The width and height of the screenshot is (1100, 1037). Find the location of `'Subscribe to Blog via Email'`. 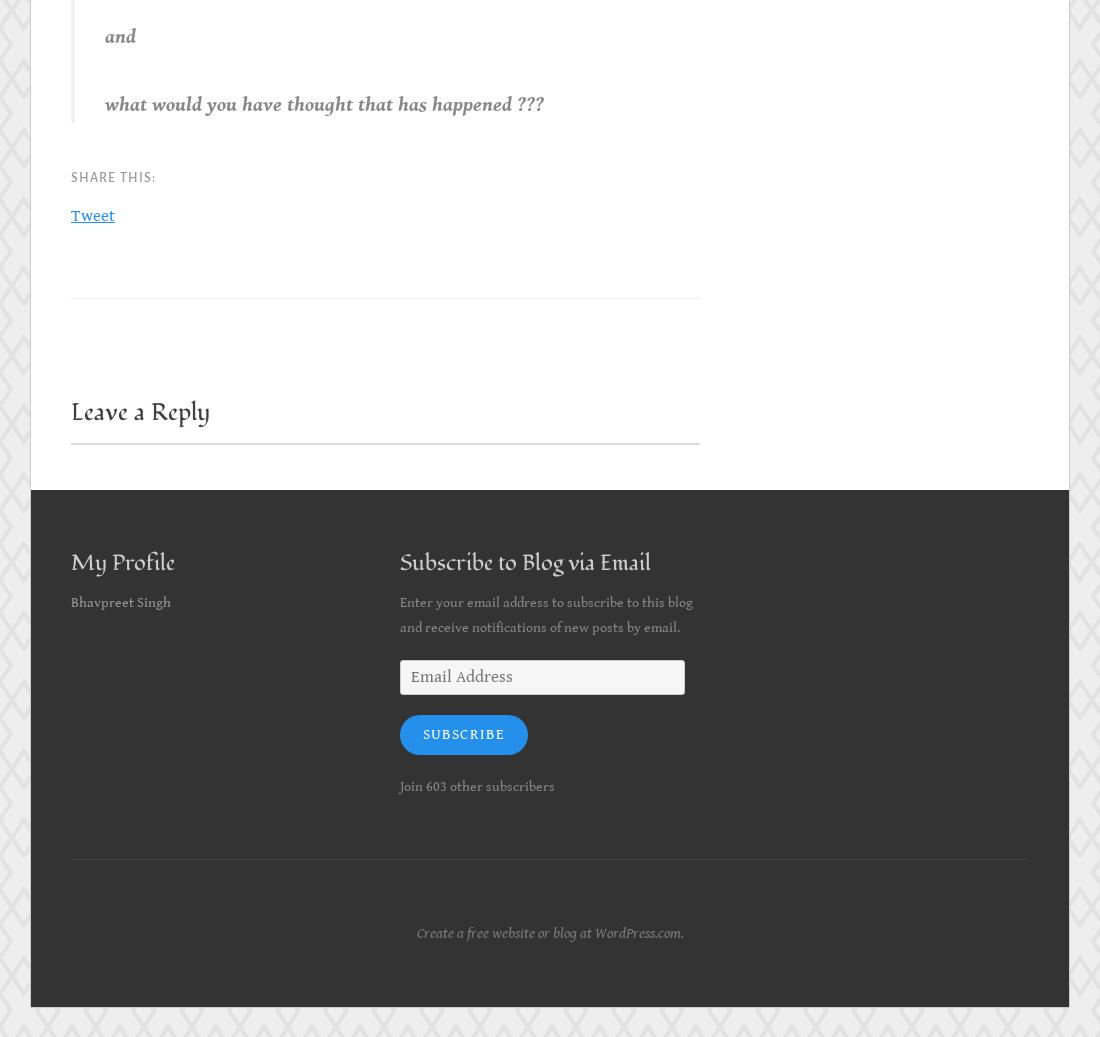

'Subscribe to Blog via Email' is located at coordinates (525, 562).